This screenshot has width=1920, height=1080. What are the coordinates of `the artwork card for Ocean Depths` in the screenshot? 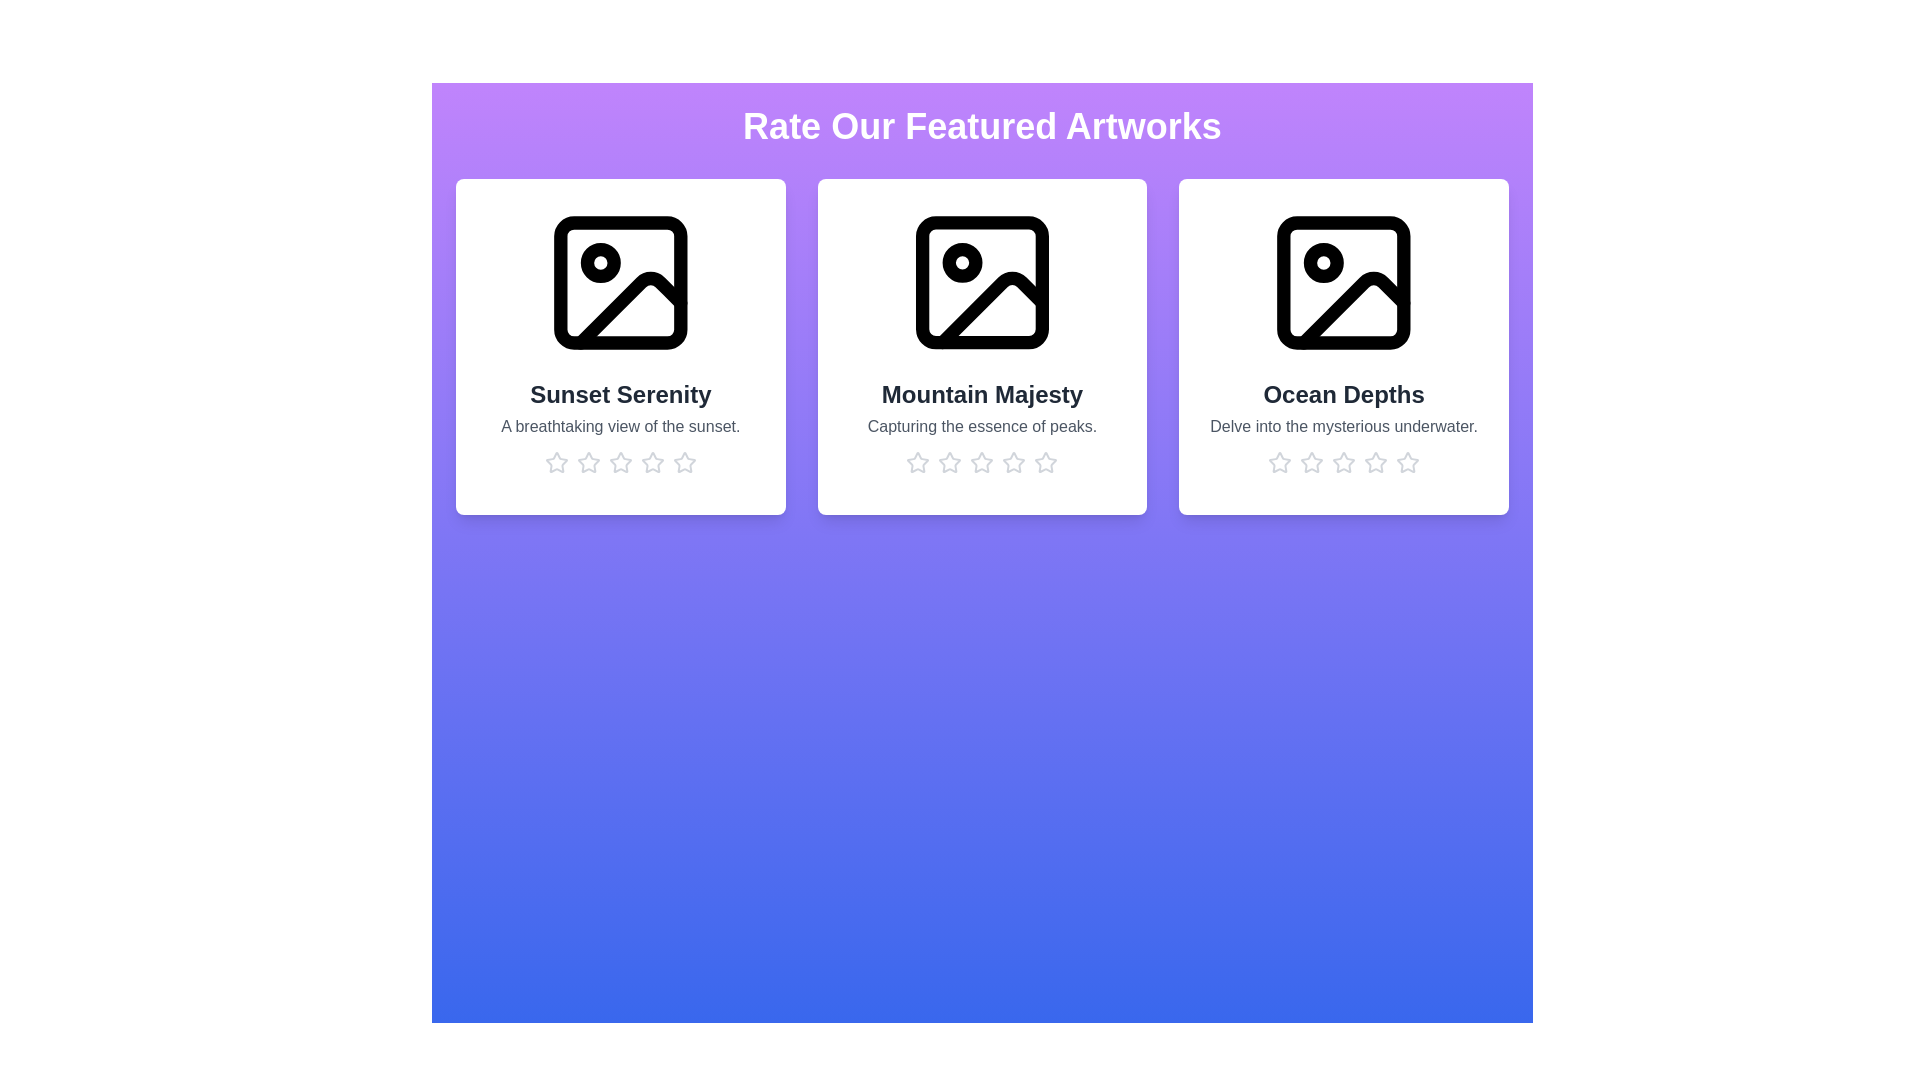 It's located at (1344, 346).